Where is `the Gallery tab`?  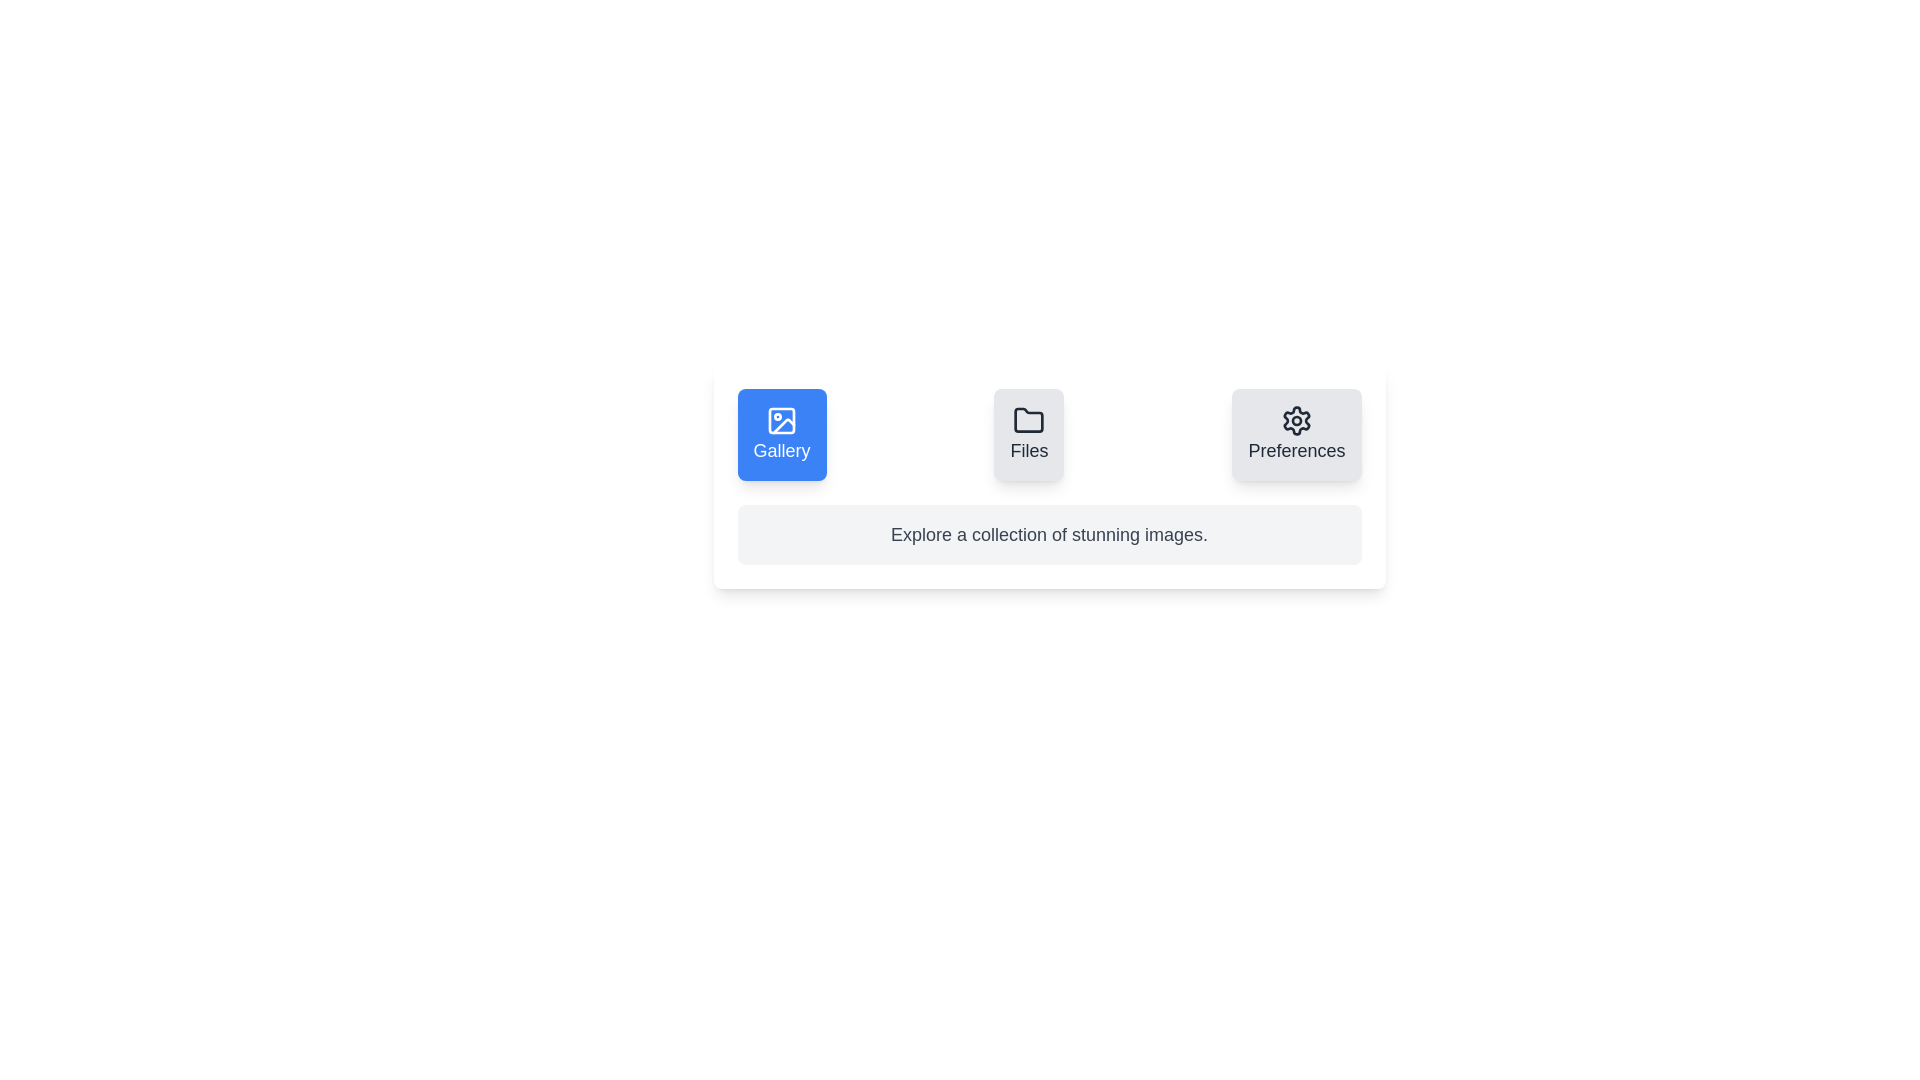 the Gallery tab is located at coordinates (781, 434).